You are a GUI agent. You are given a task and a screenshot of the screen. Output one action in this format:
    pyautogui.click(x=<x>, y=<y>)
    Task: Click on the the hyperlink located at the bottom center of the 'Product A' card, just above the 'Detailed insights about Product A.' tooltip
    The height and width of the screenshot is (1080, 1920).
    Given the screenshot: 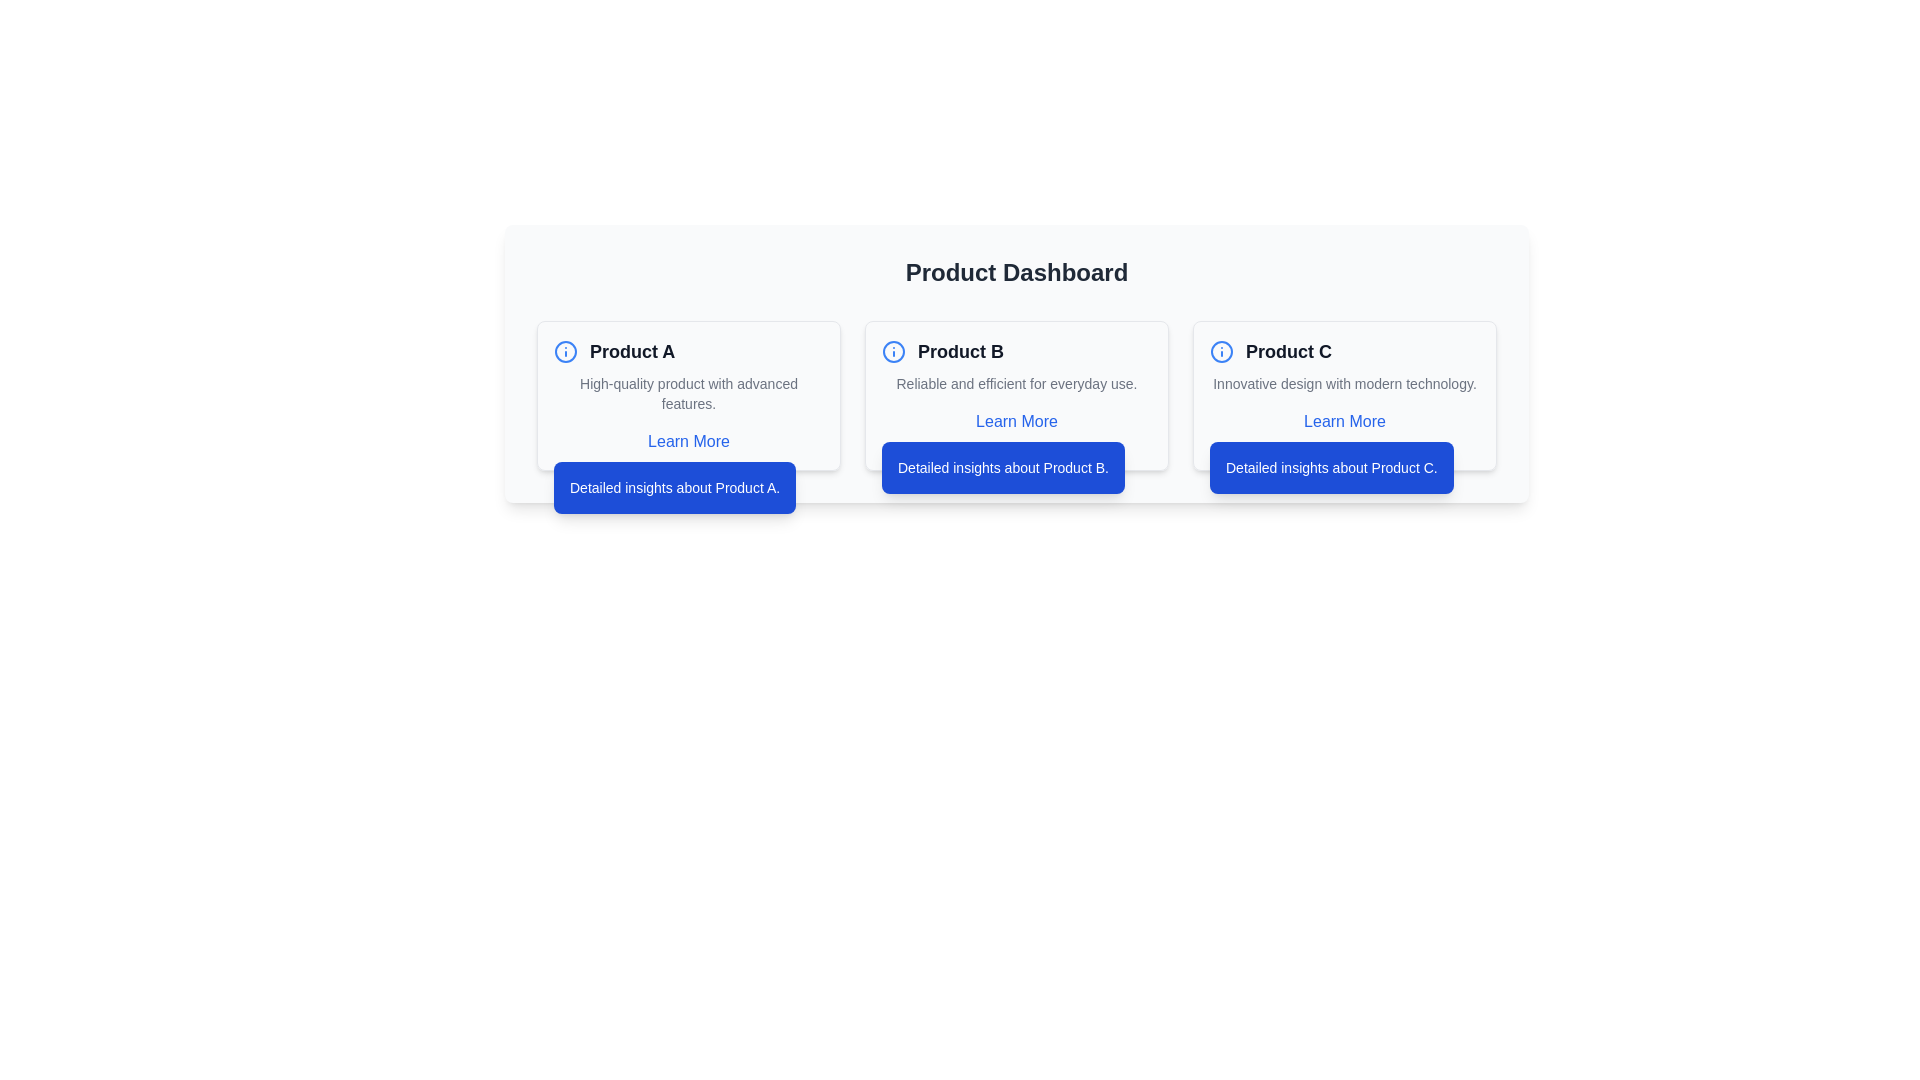 What is the action you would take?
    pyautogui.click(x=688, y=441)
    